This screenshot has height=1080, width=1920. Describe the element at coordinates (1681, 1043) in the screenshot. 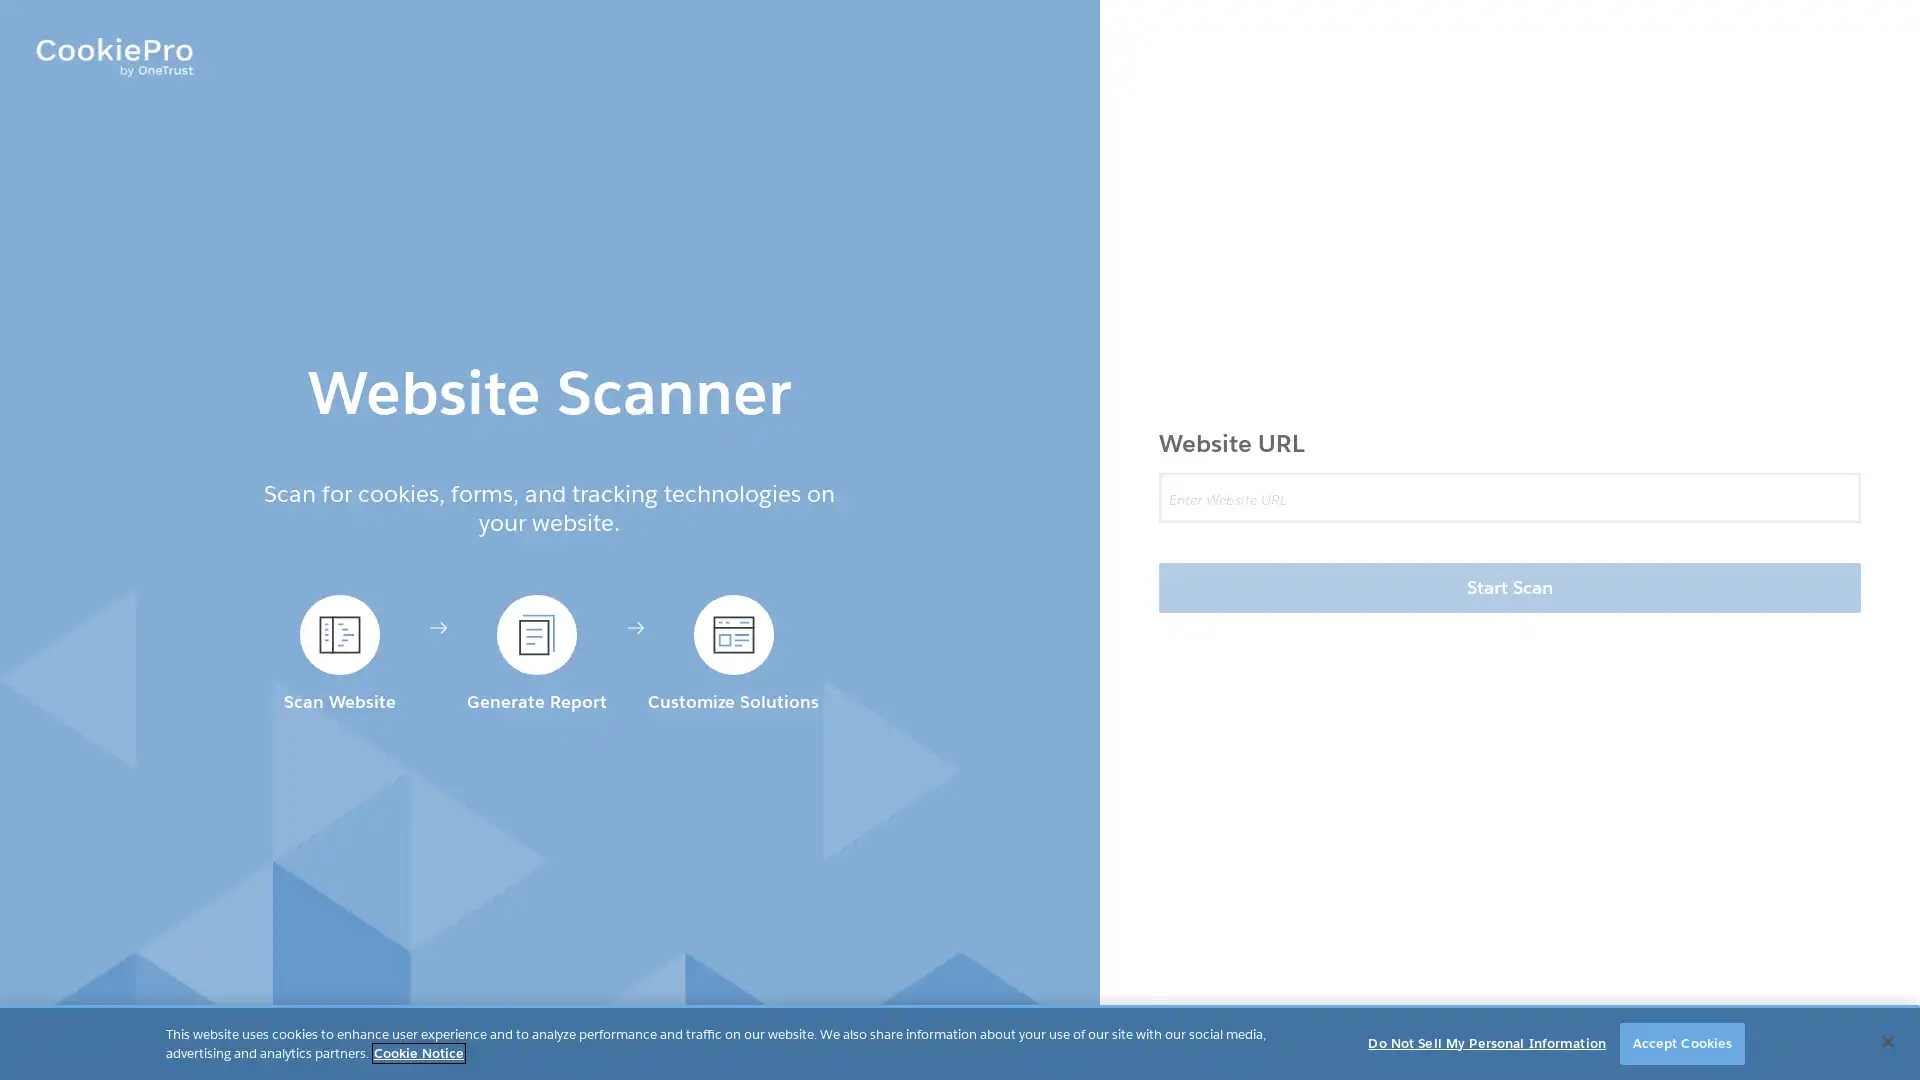

I see `Accept Cookies` at that location.